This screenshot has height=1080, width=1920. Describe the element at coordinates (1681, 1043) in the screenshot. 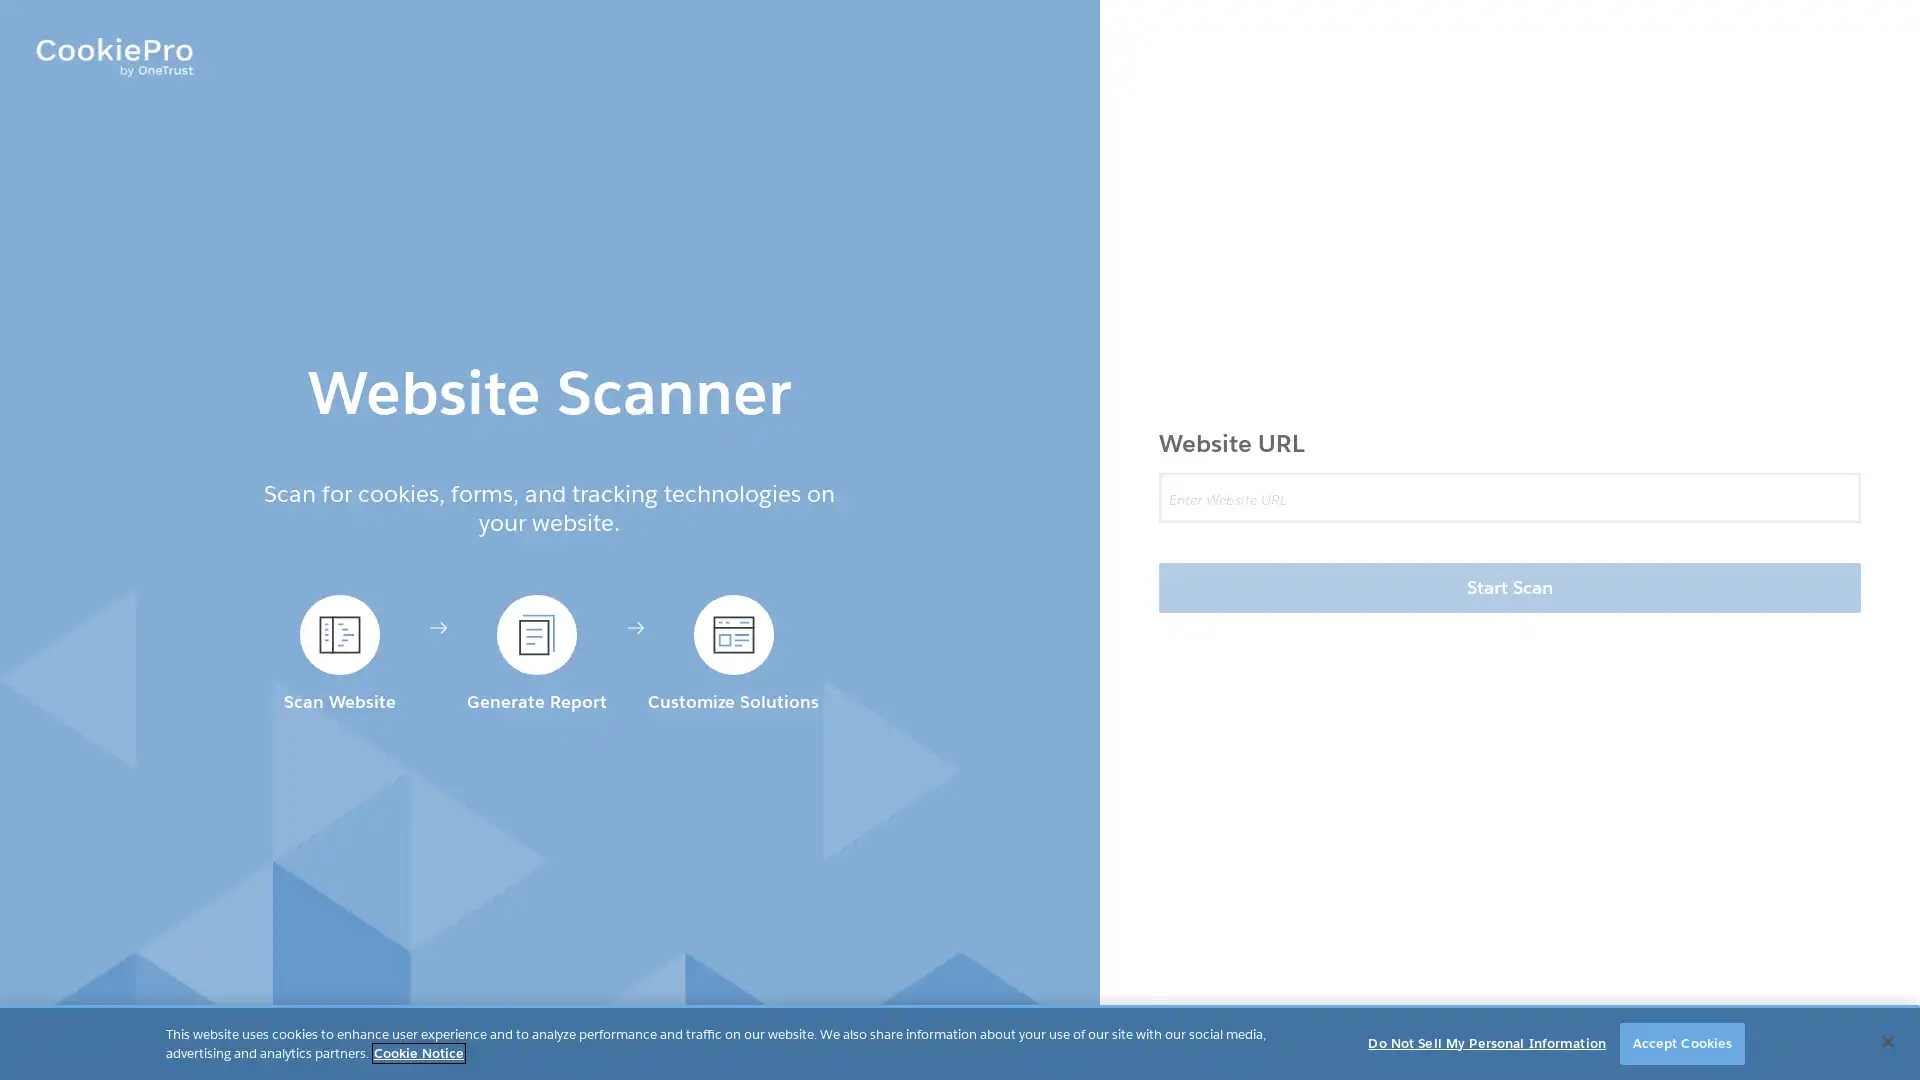

I see `Accept Cookies` at that location.